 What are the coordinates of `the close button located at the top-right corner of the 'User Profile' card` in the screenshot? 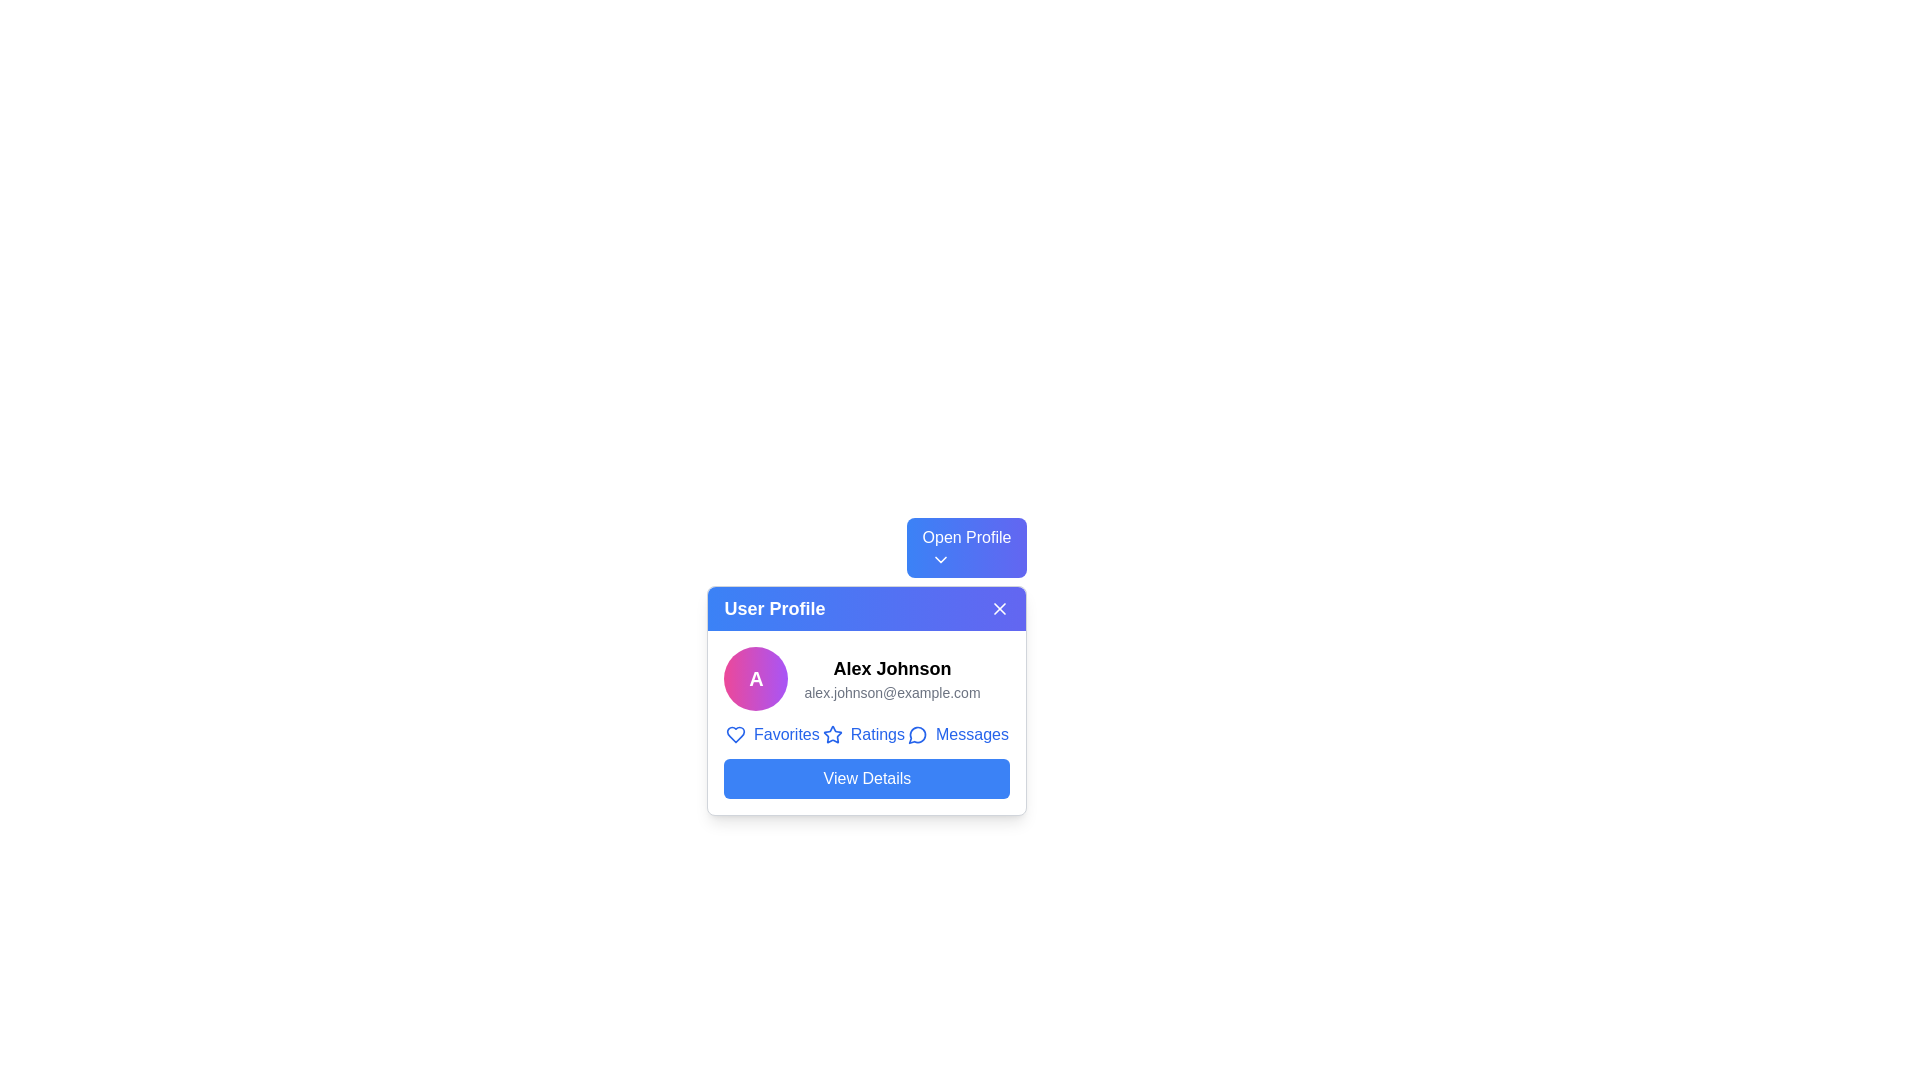 It's located at (1000, 608).